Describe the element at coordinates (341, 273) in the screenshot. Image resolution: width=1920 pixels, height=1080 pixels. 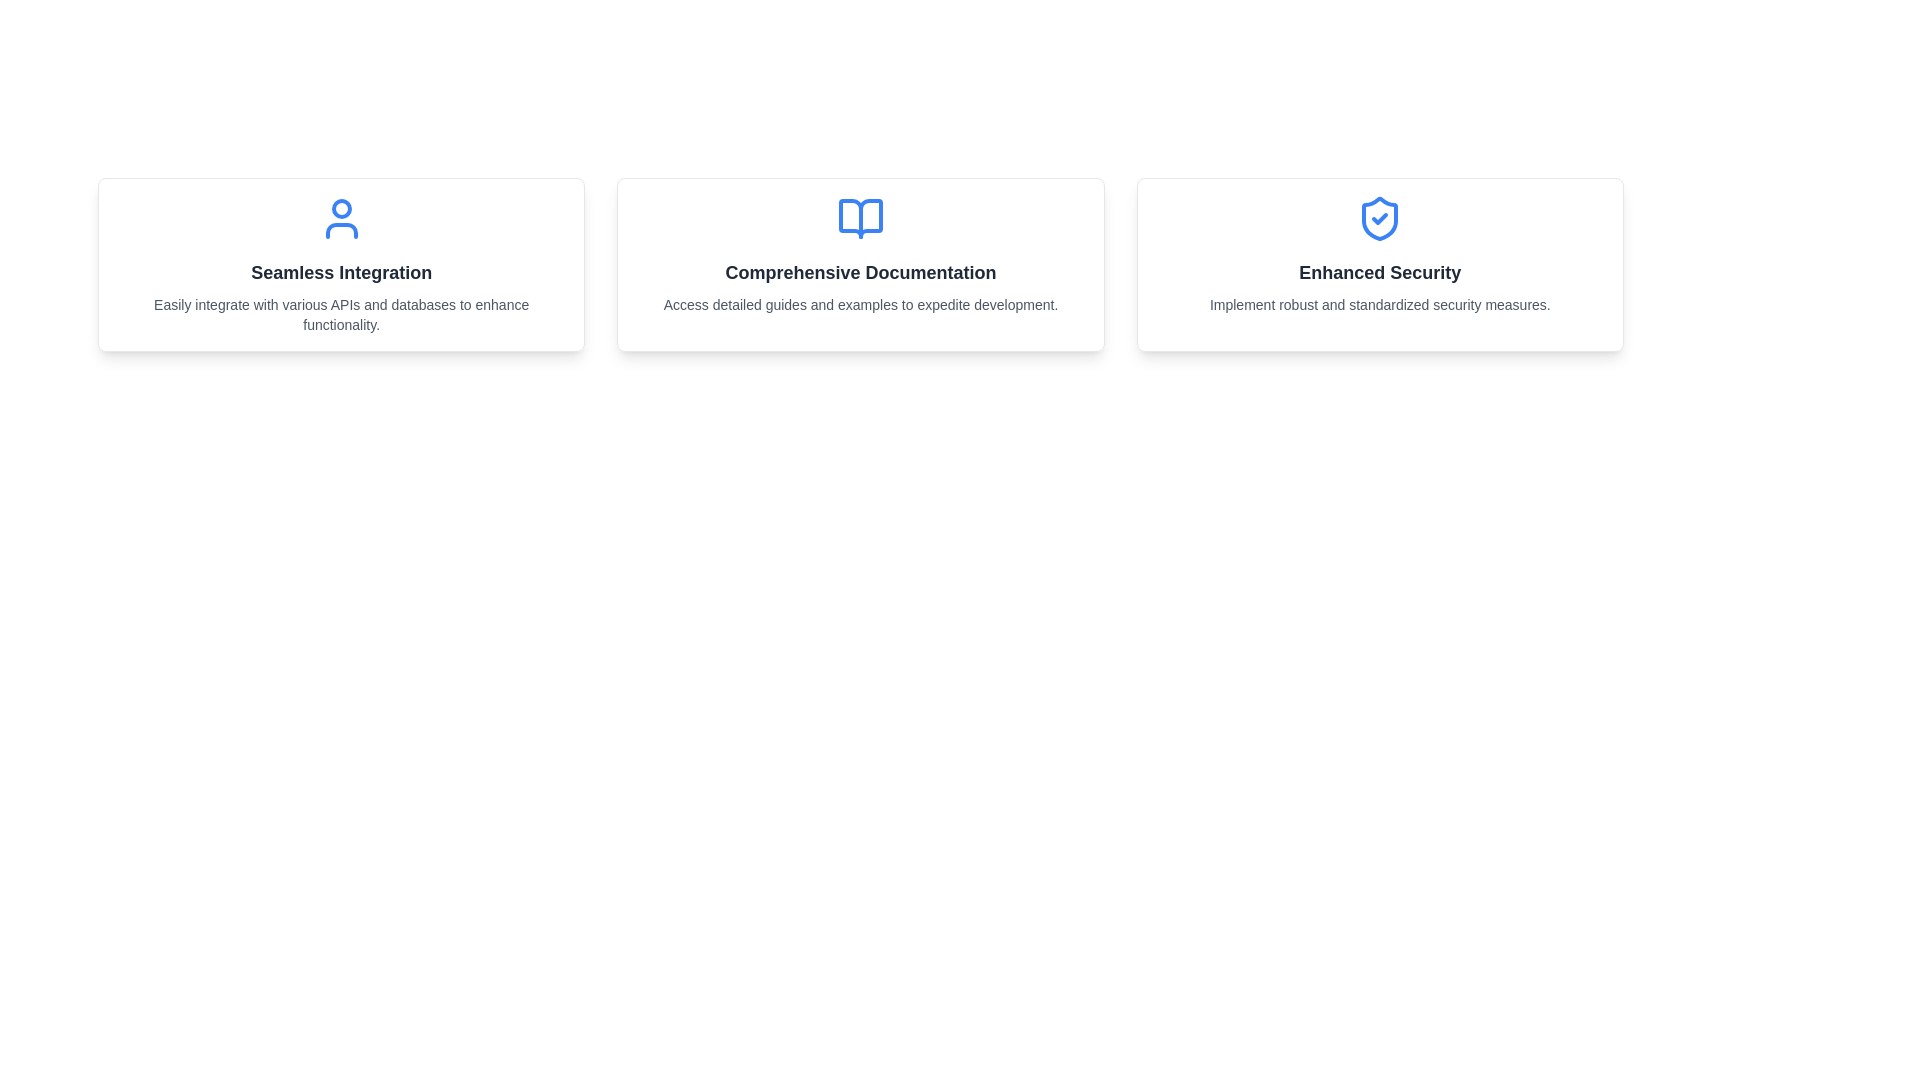
I see `the Heading or Title Text within the card, which is positioned below a user silhouette icon and above a subtitle description` at that location.